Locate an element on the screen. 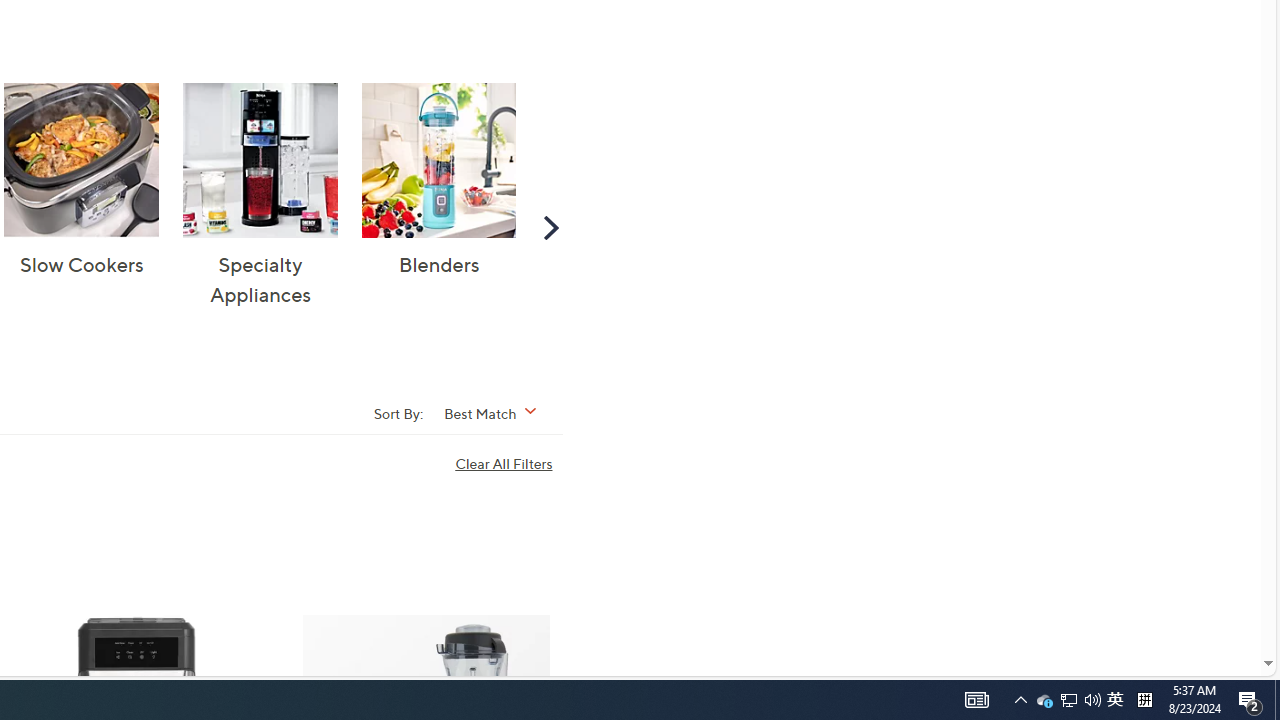 The height and width of the screenshot is (720, 1280). 'Clear All Filters' is located at coordinates (508, 463).